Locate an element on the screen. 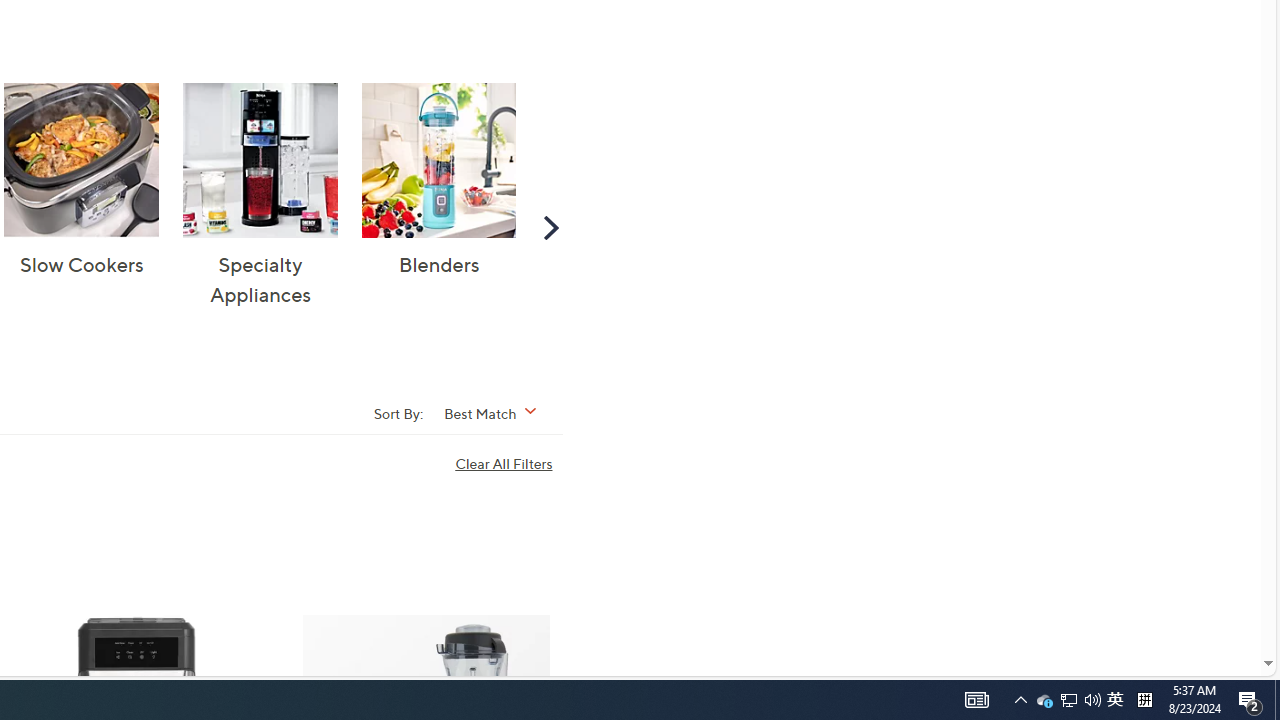 The height and width of the screenshot is (720, 1280). 'Clear All Filters' is located at coordinates (508, 463).